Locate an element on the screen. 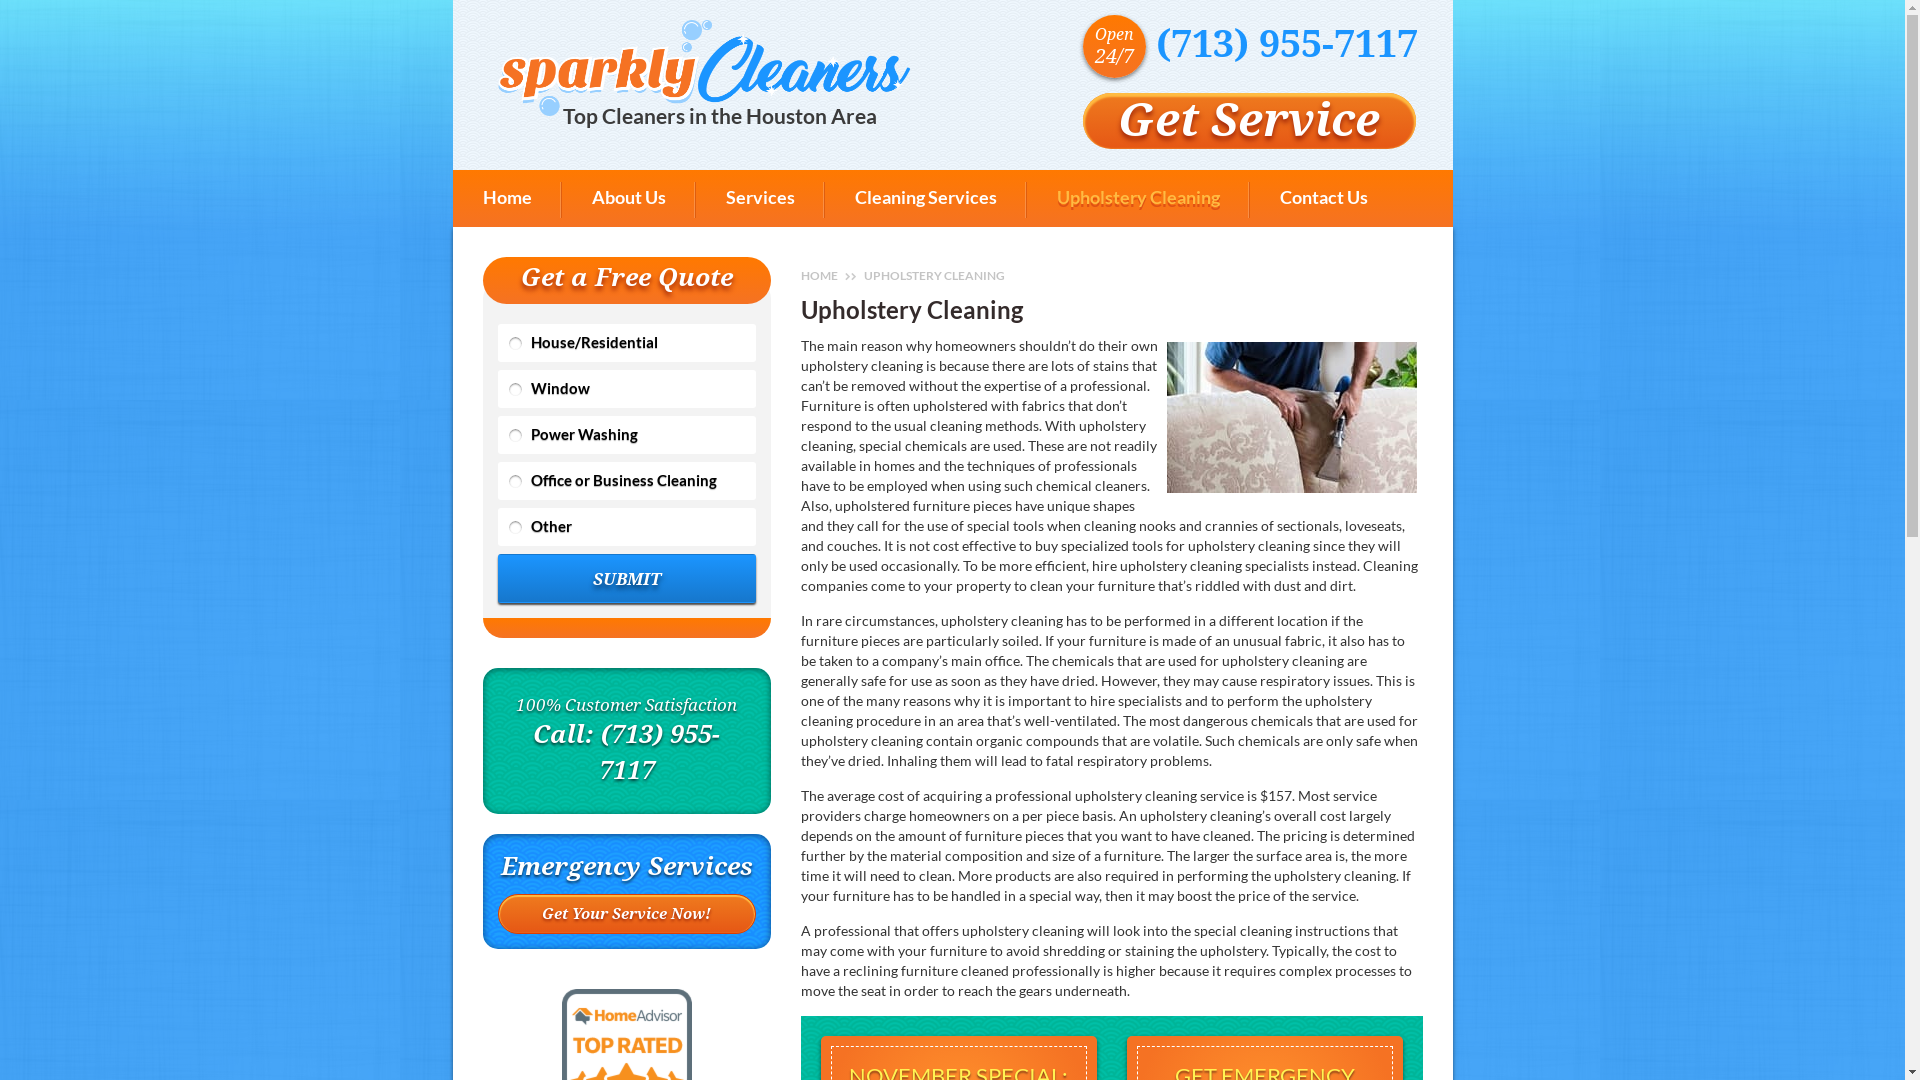  'Top Cleaners in the Houston Area' is located at coordinates (704, 67).